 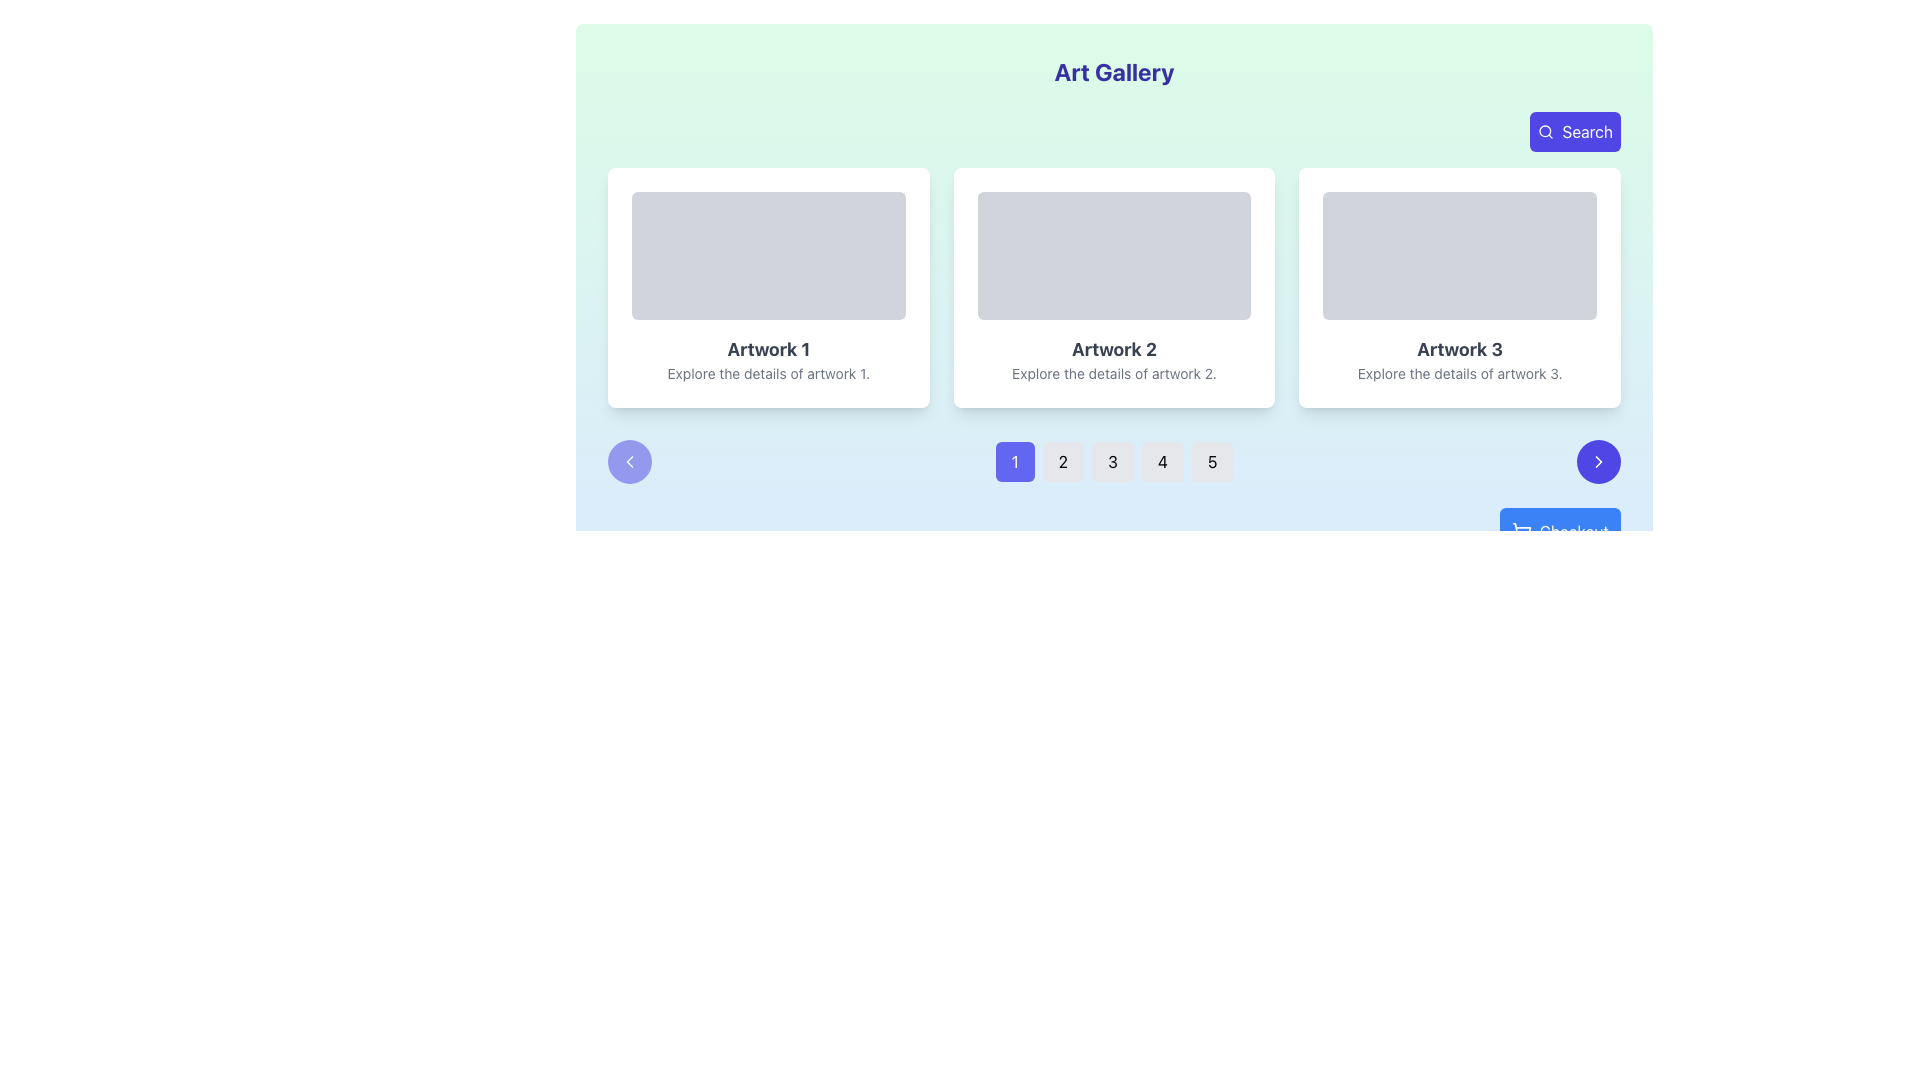 I want to click on the pagination control button, so click(x=1113, y=462).